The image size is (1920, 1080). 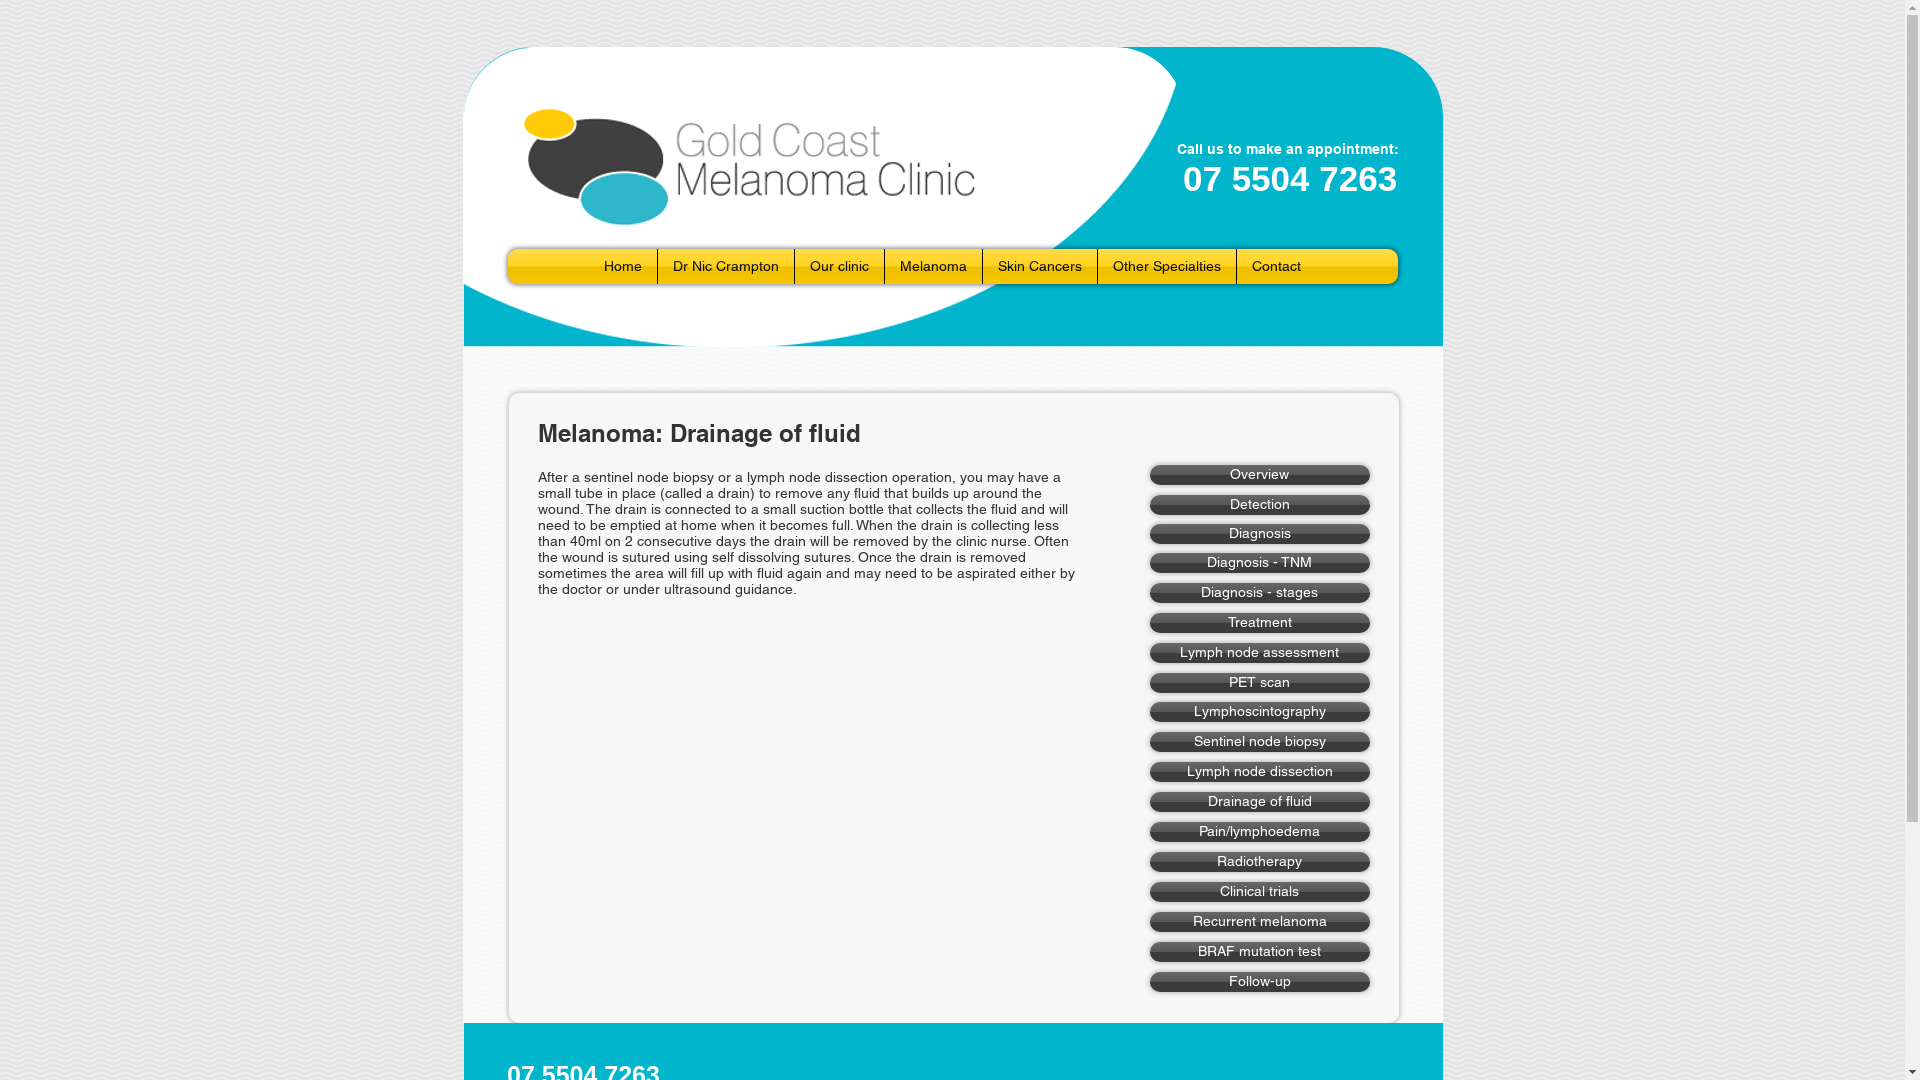 What do you see at coordinates (932, 265) in the screenshot?
I see `'Melanoma'` at bounding box center [932, 265].